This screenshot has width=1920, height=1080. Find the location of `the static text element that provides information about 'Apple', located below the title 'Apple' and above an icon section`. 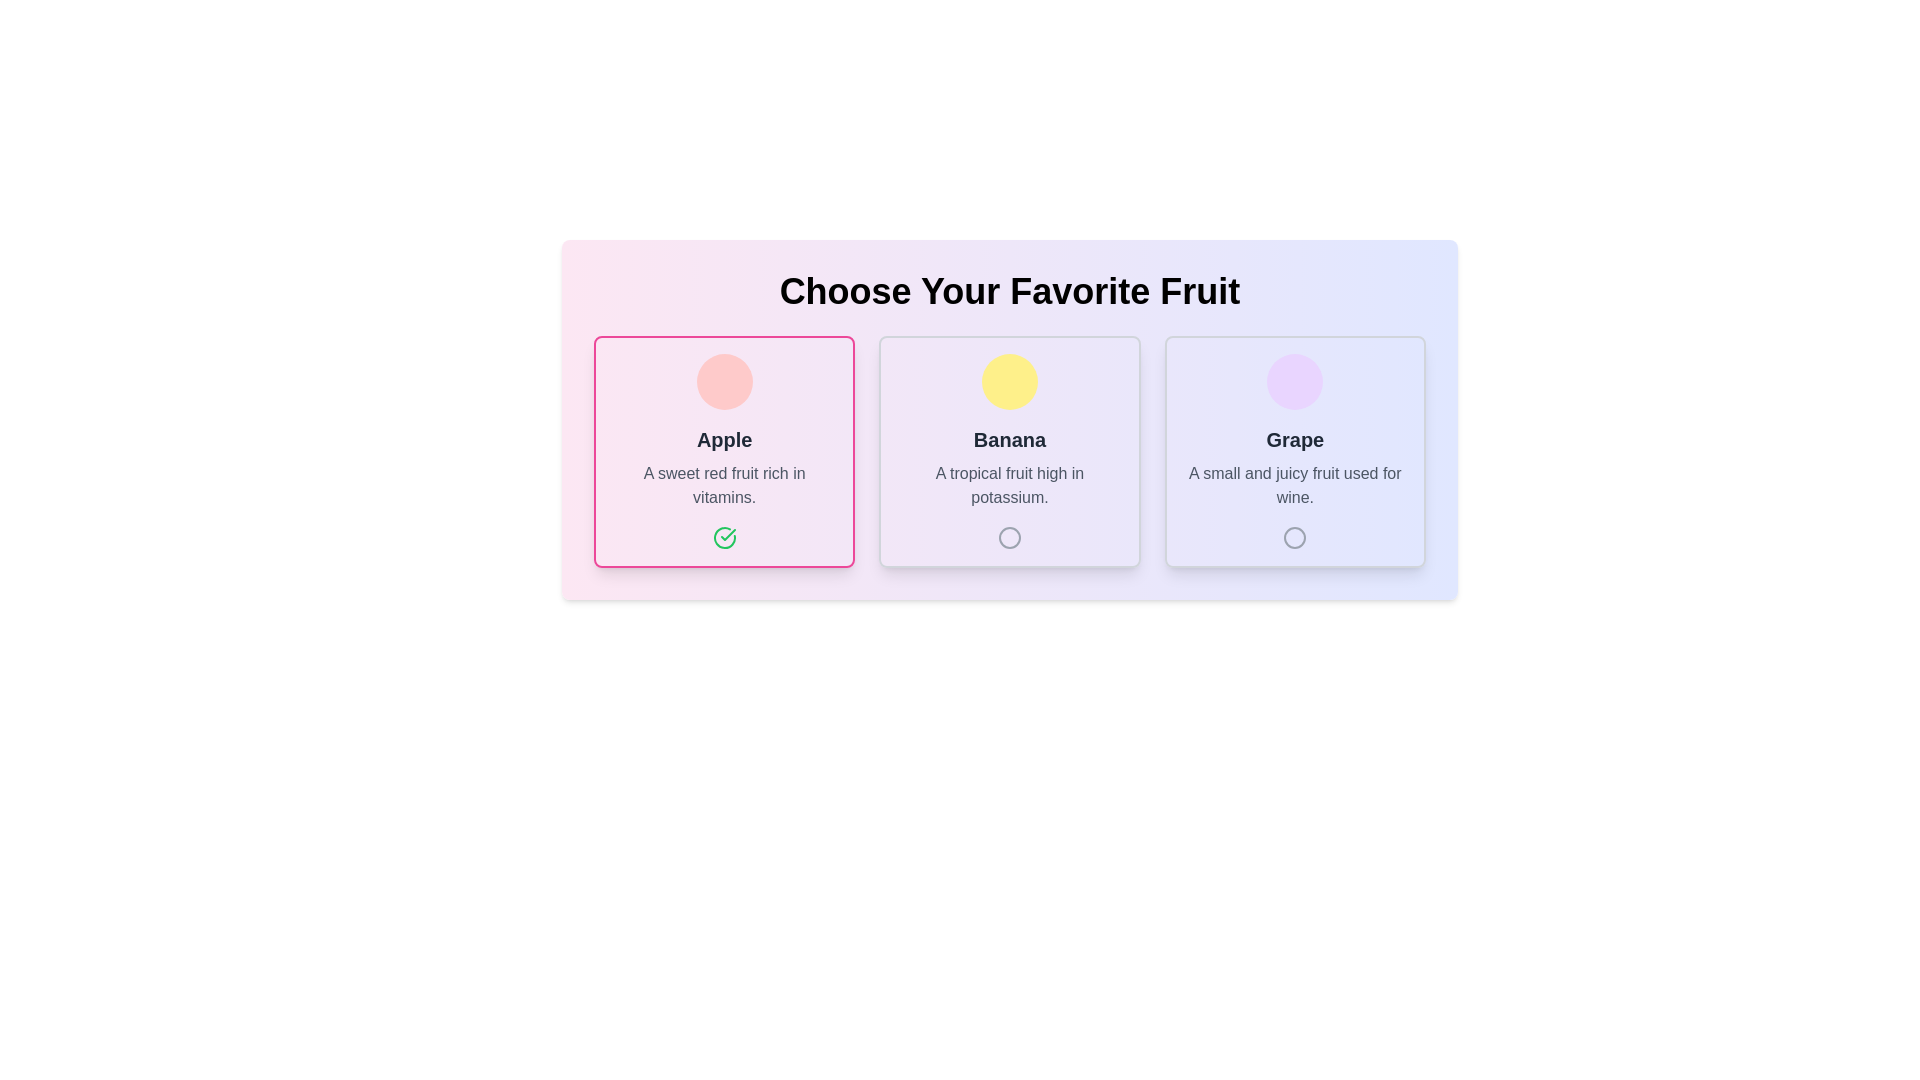

the static text element that provides information about 'Apple', located below the title 'Apple' and above an icon section is located at coordinates (723, 486).